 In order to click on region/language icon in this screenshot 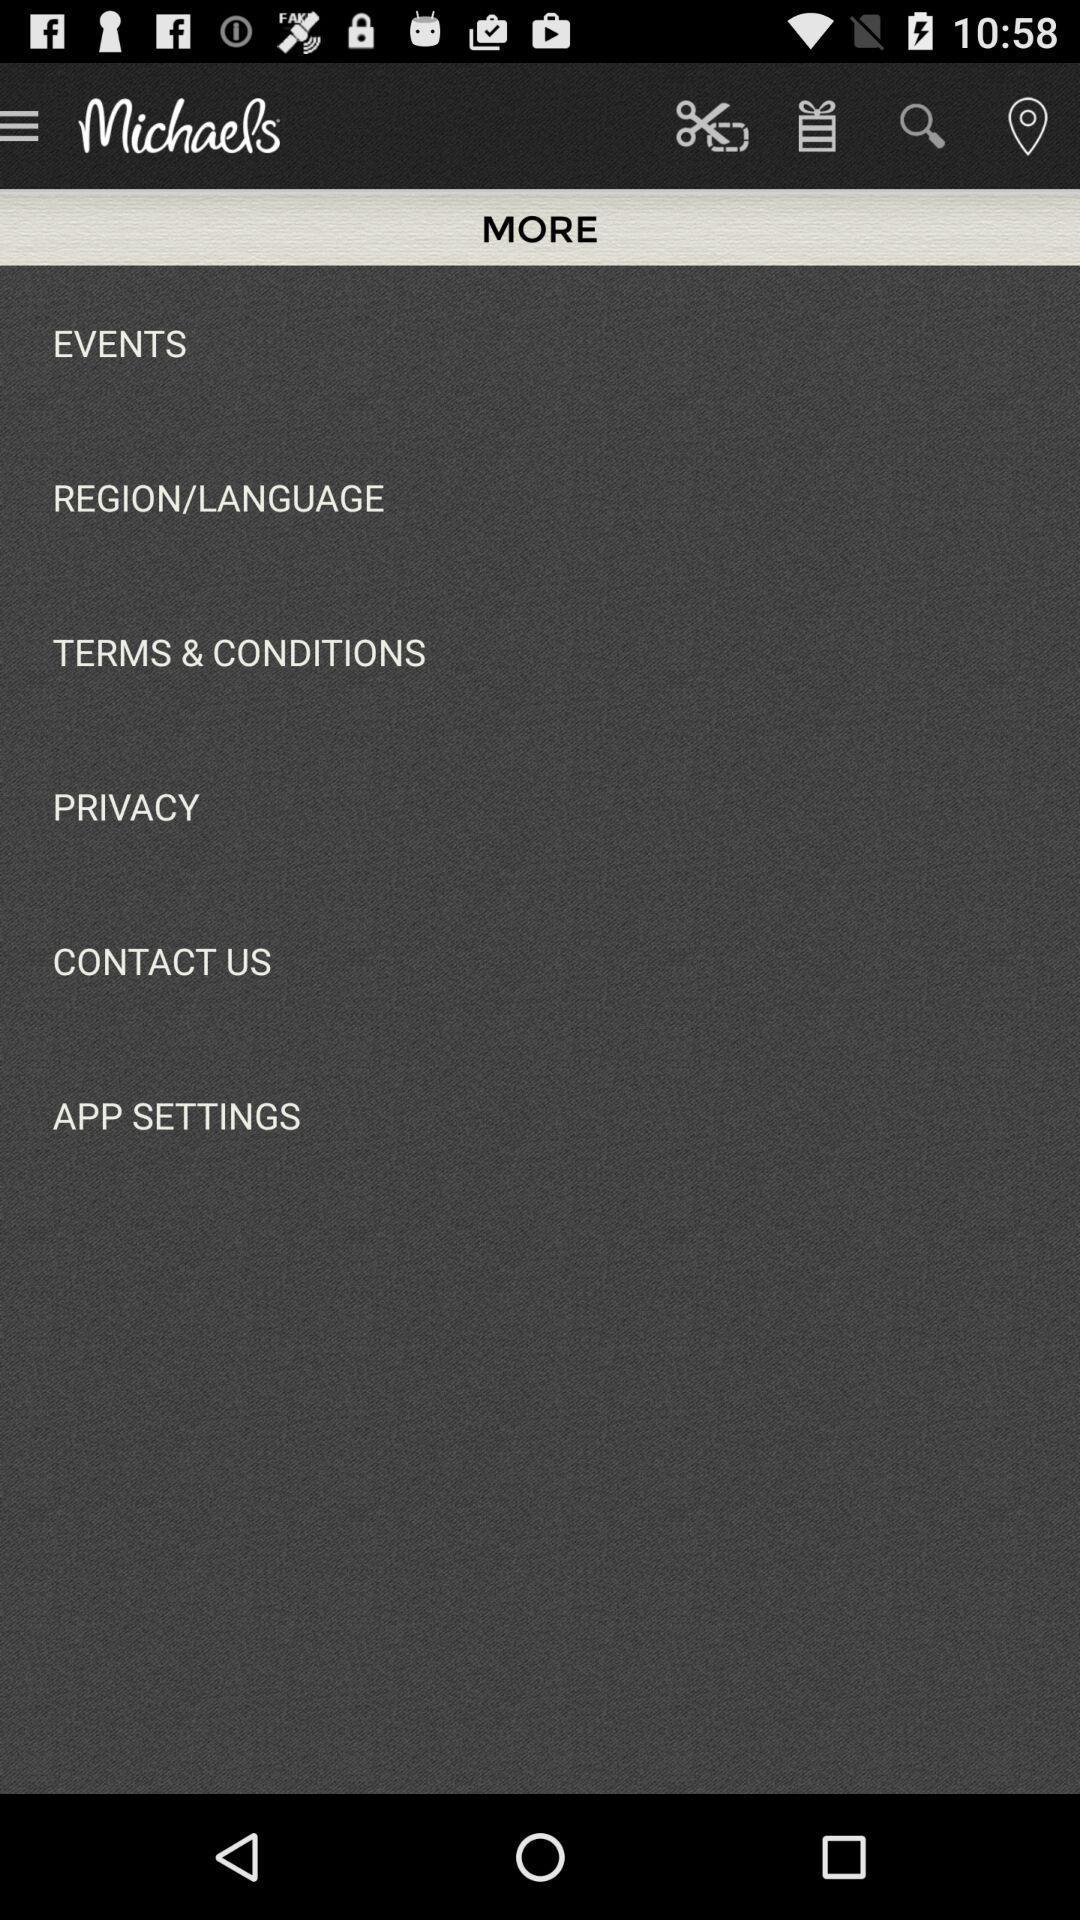, I will do `click(218, 497)`.